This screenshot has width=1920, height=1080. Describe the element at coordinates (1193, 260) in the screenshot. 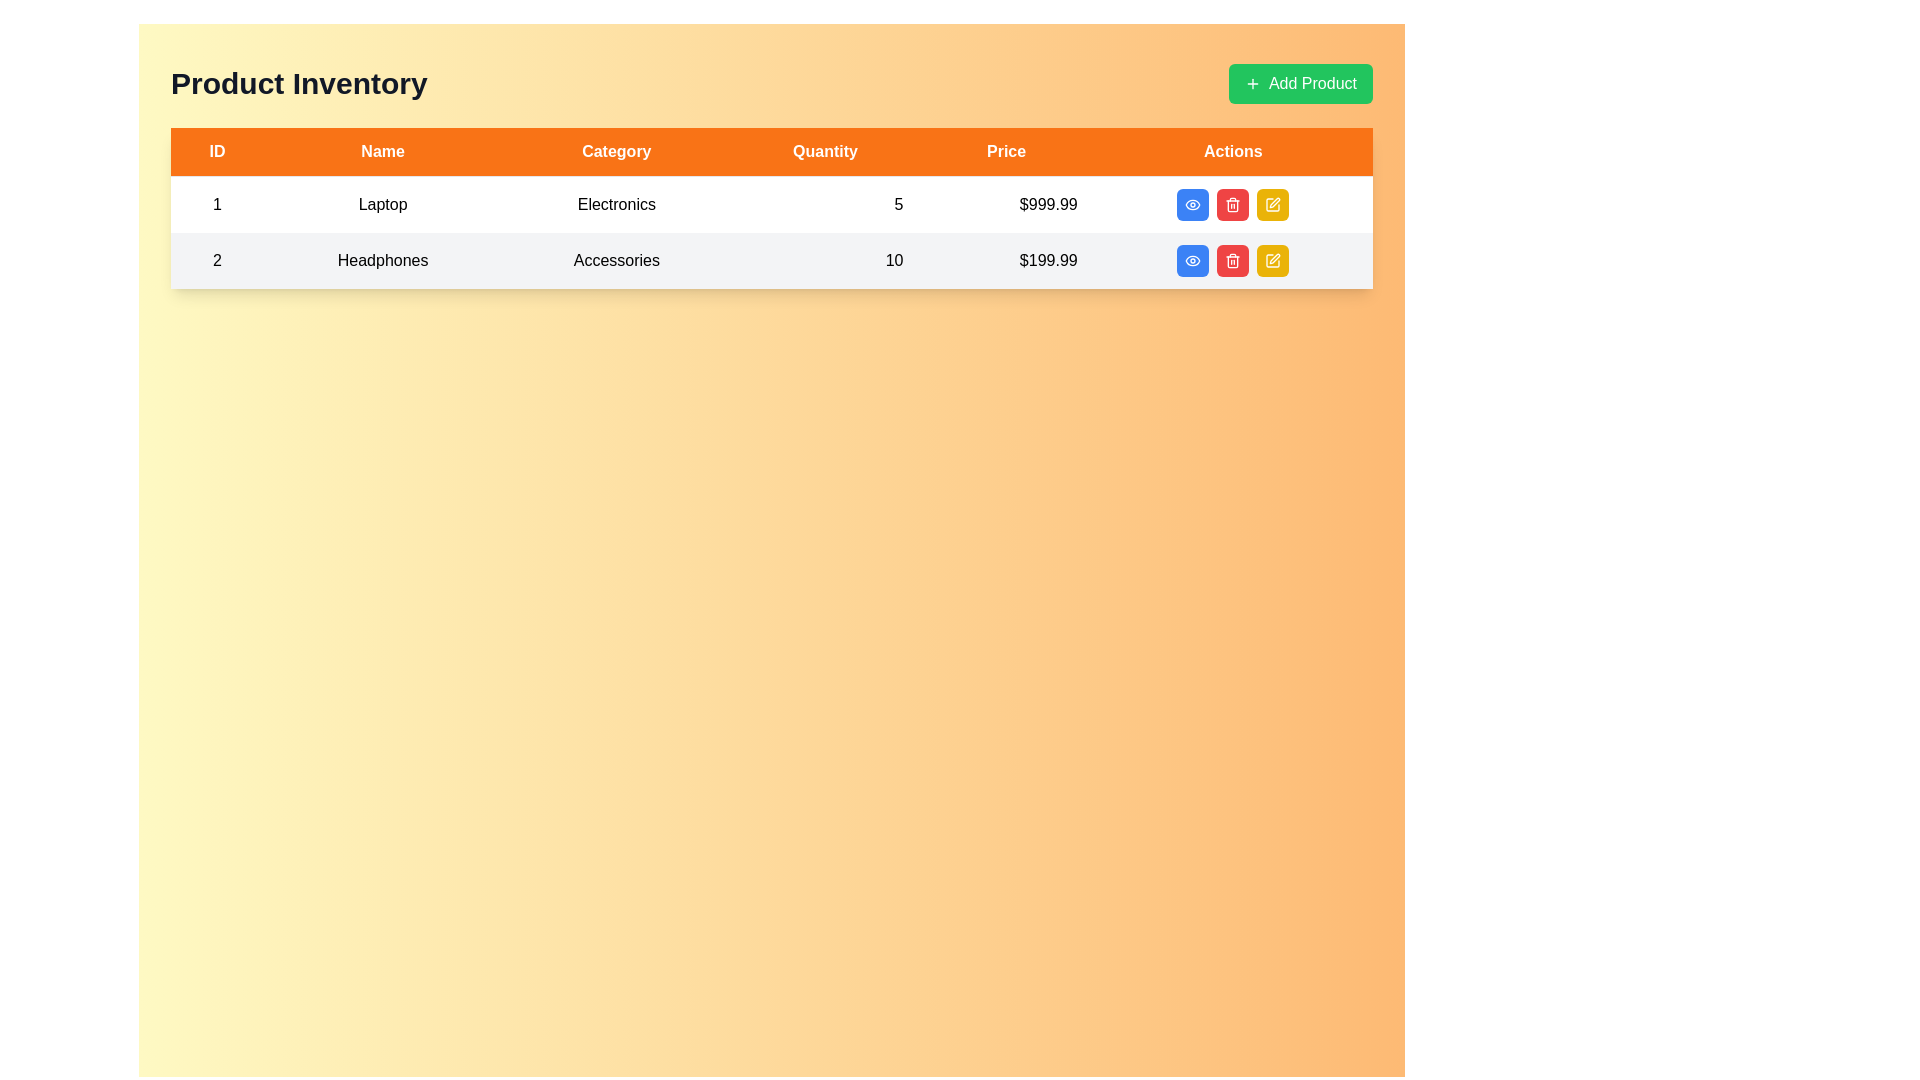

I see `the first action button in the second row of the table` at that location.